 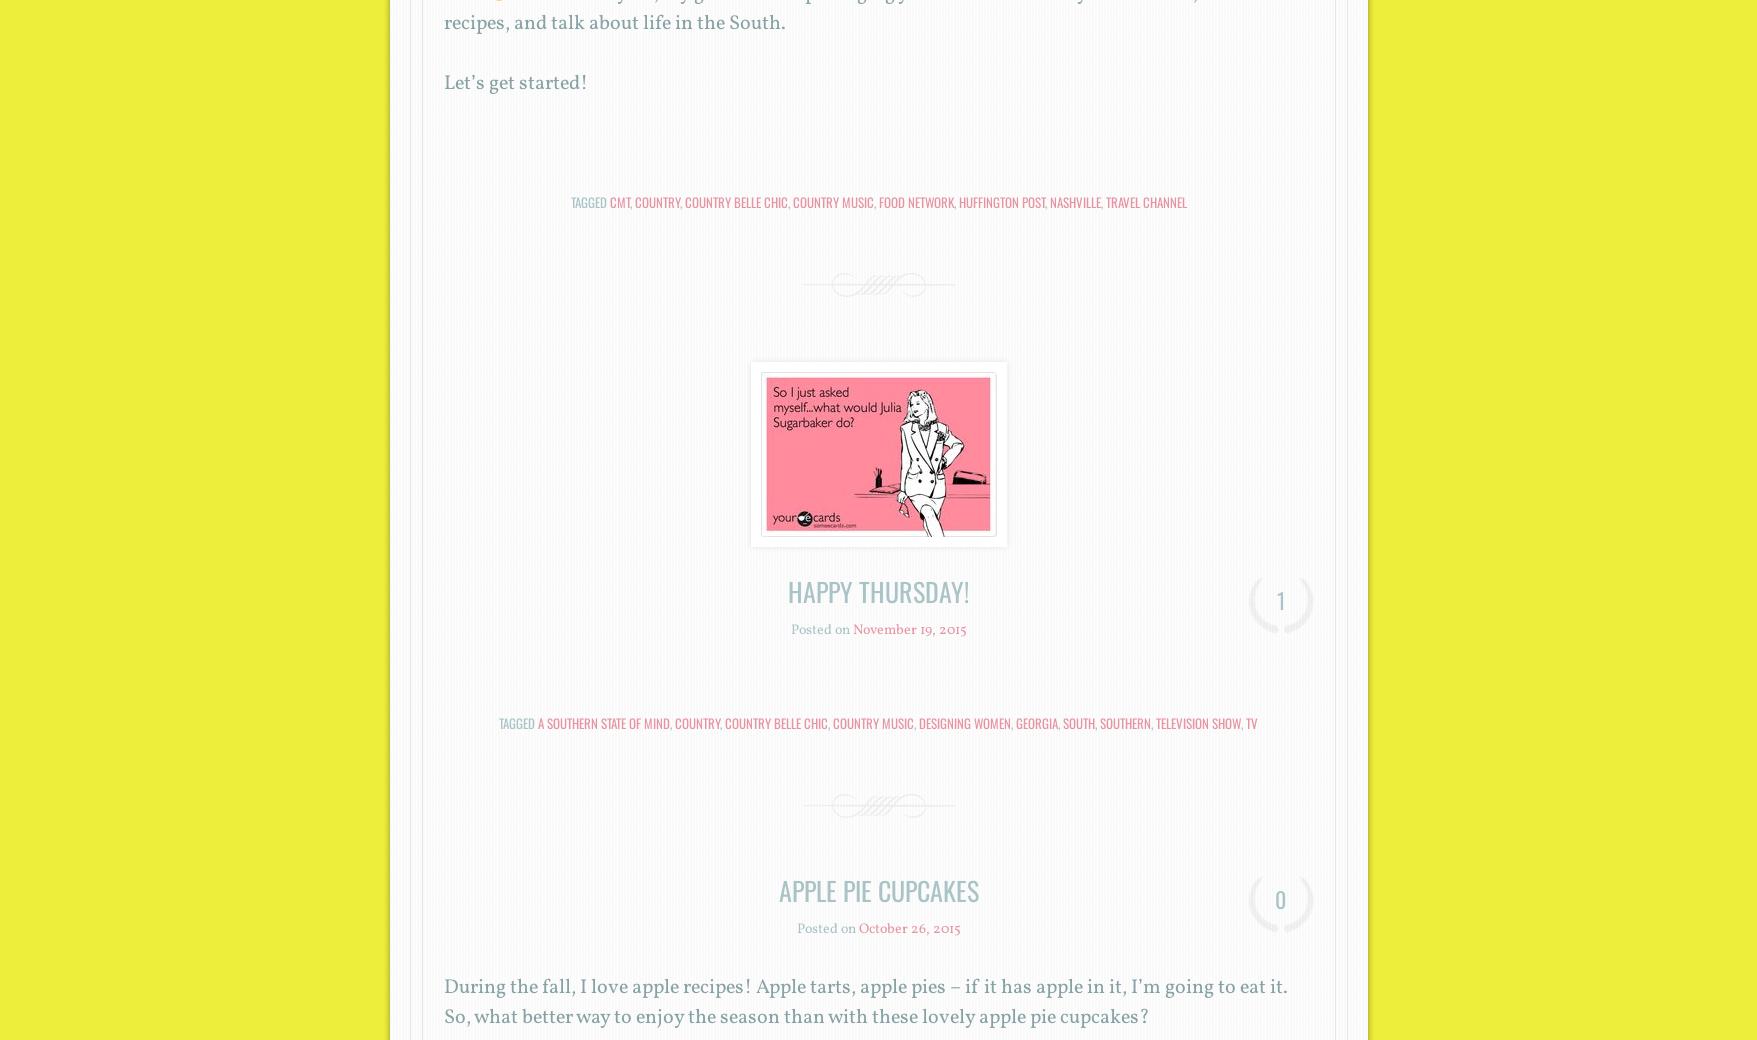 What do you see at coordinates (1280, 897) in the screenshot?
I see `'0'` at bounding box center [1280, 897].